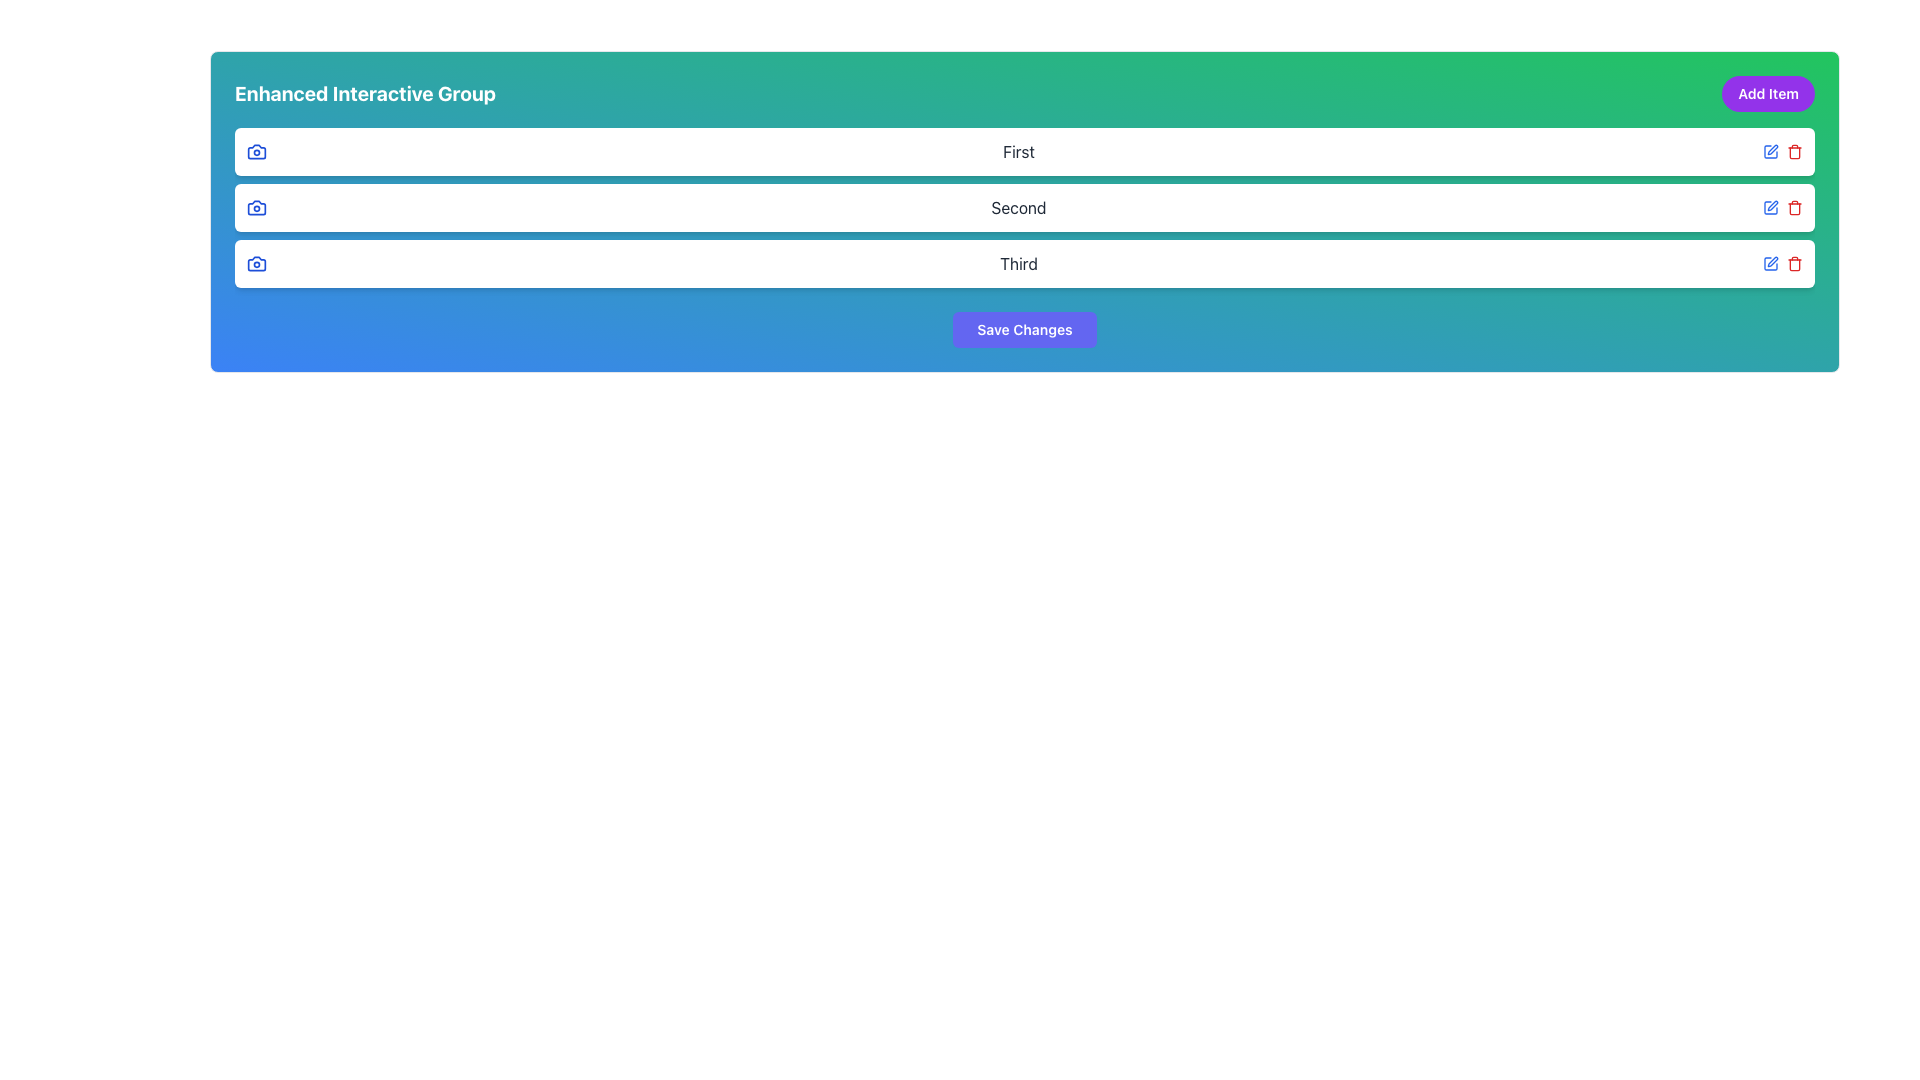  I want to click on the icon button that allows users to initiate an edit action for the item labeled 'Third', which is located directly to the left of a red trashcan icon, so click(1771, 262).